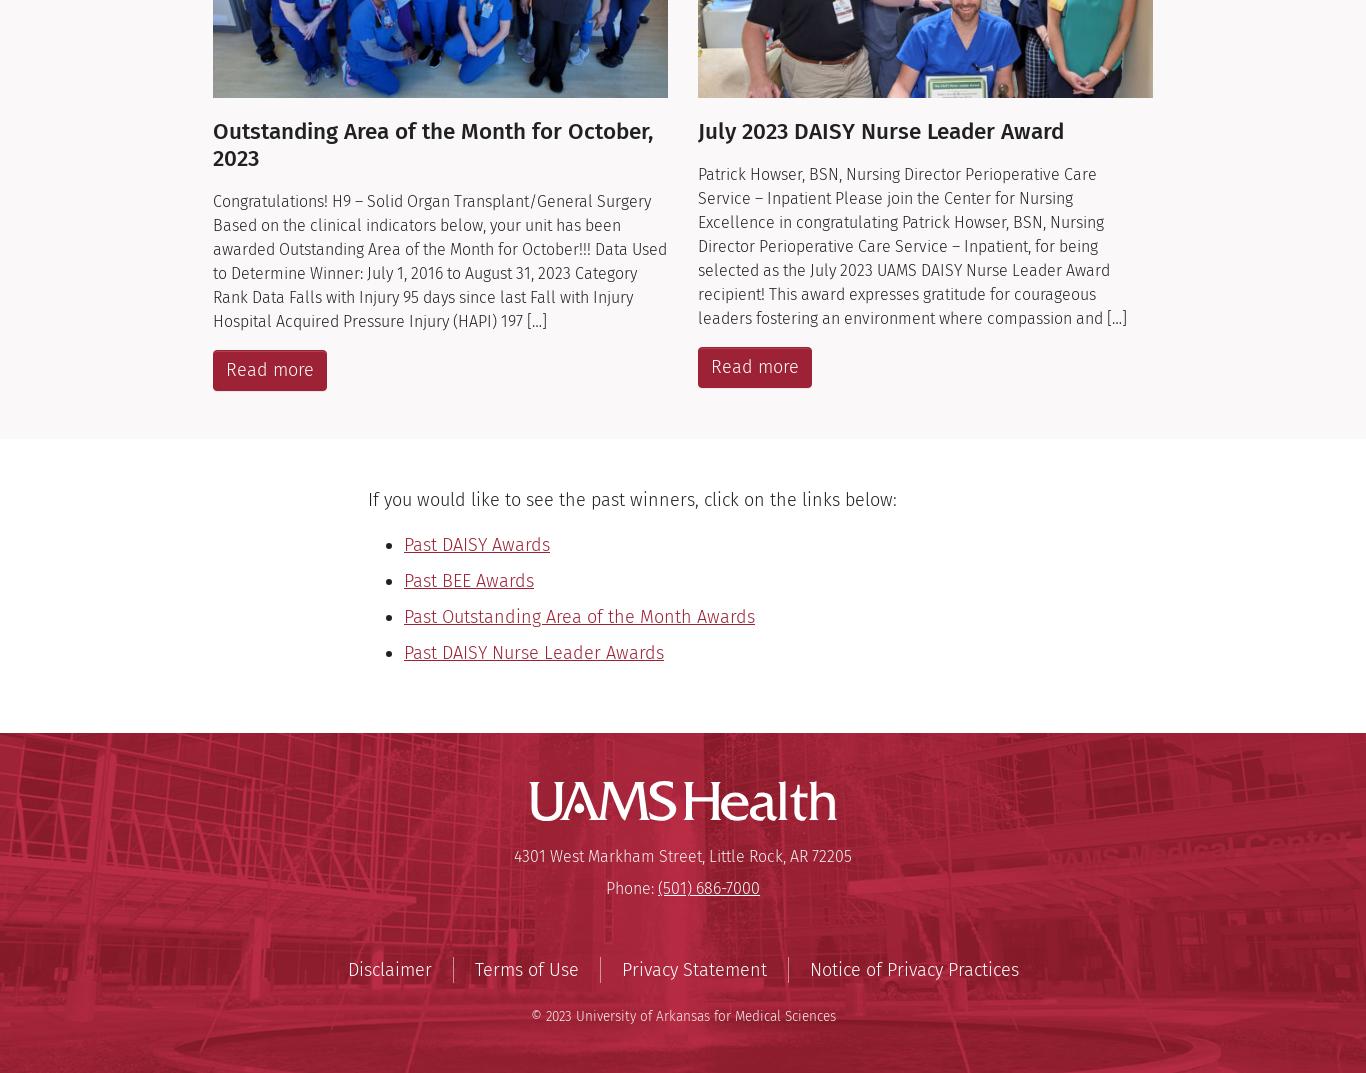 The height and width of the screenshot is (1073, 1366). Describe the element at coordinates (388, 968) in the screenshot. I see `'Disclaimer'` at that location.